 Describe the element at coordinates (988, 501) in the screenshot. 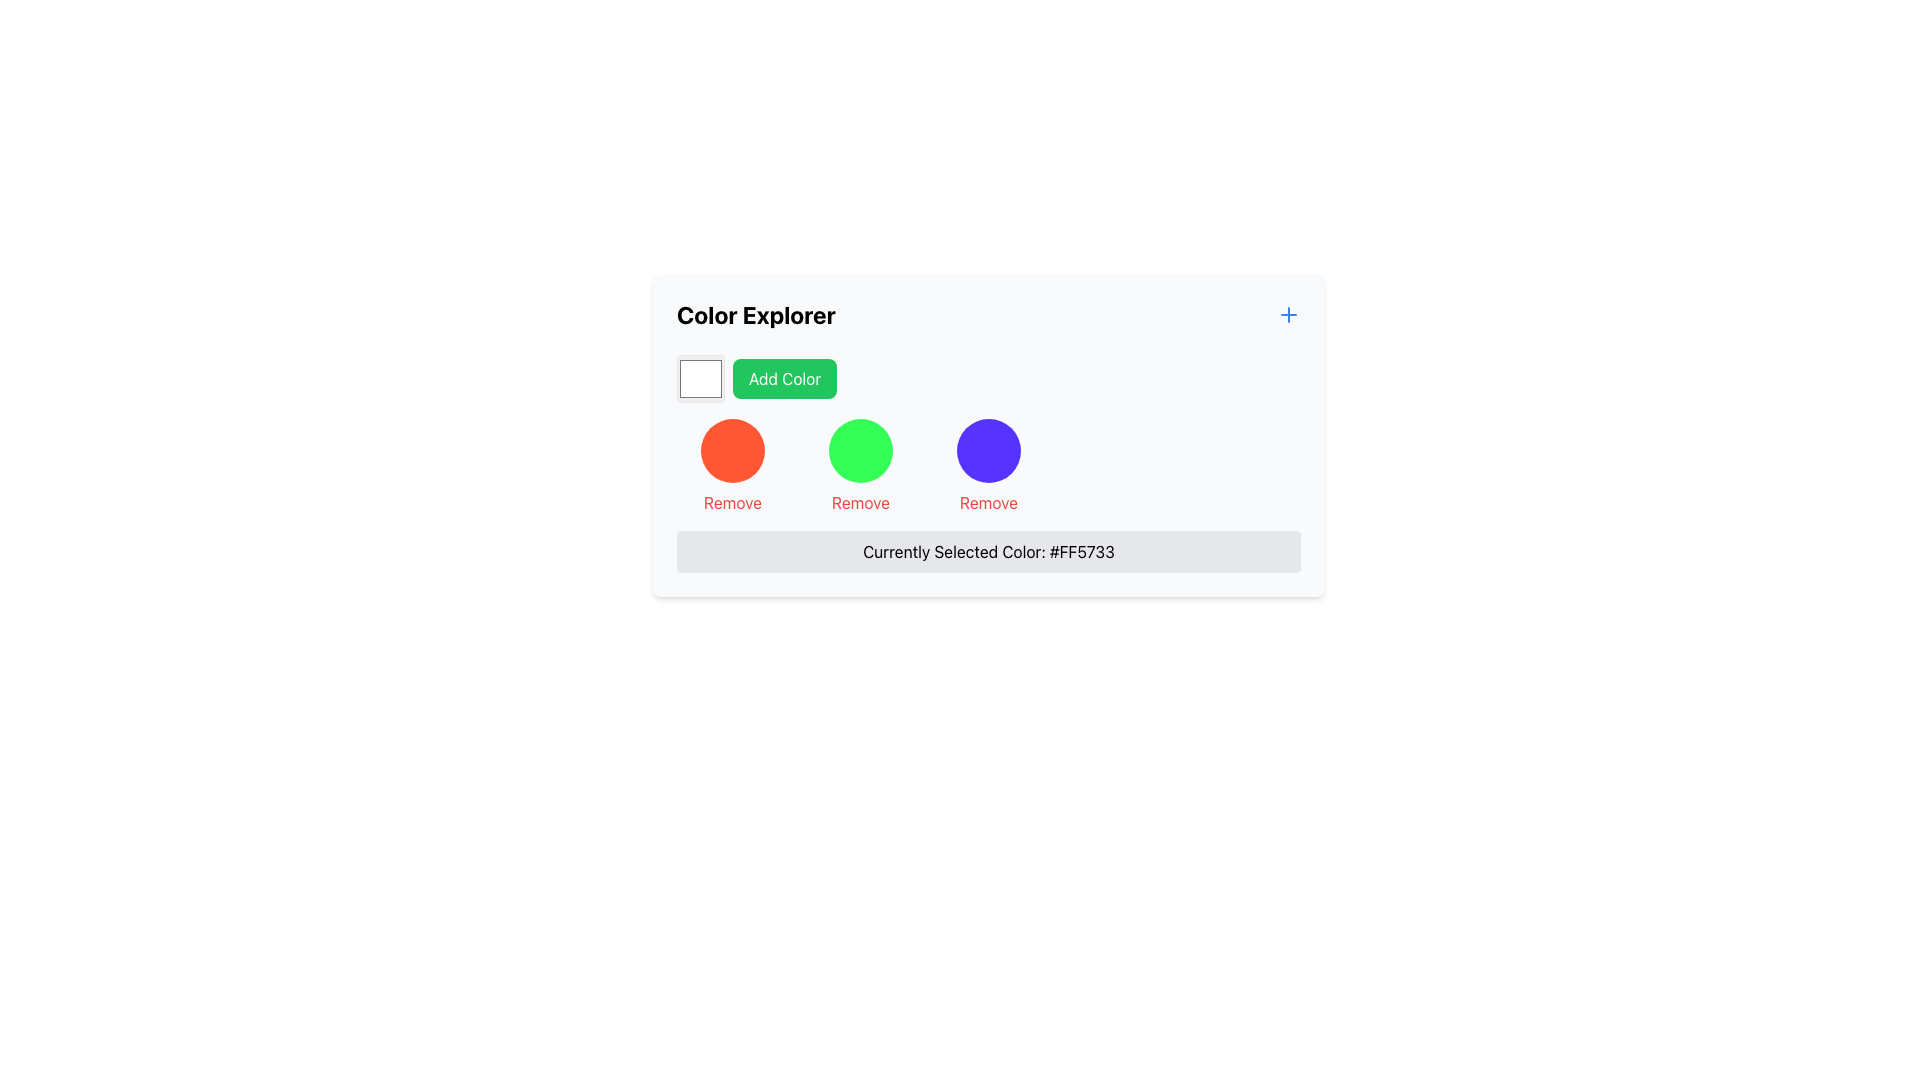

I see `the interactive text label located below the associated purple icon` at that location.